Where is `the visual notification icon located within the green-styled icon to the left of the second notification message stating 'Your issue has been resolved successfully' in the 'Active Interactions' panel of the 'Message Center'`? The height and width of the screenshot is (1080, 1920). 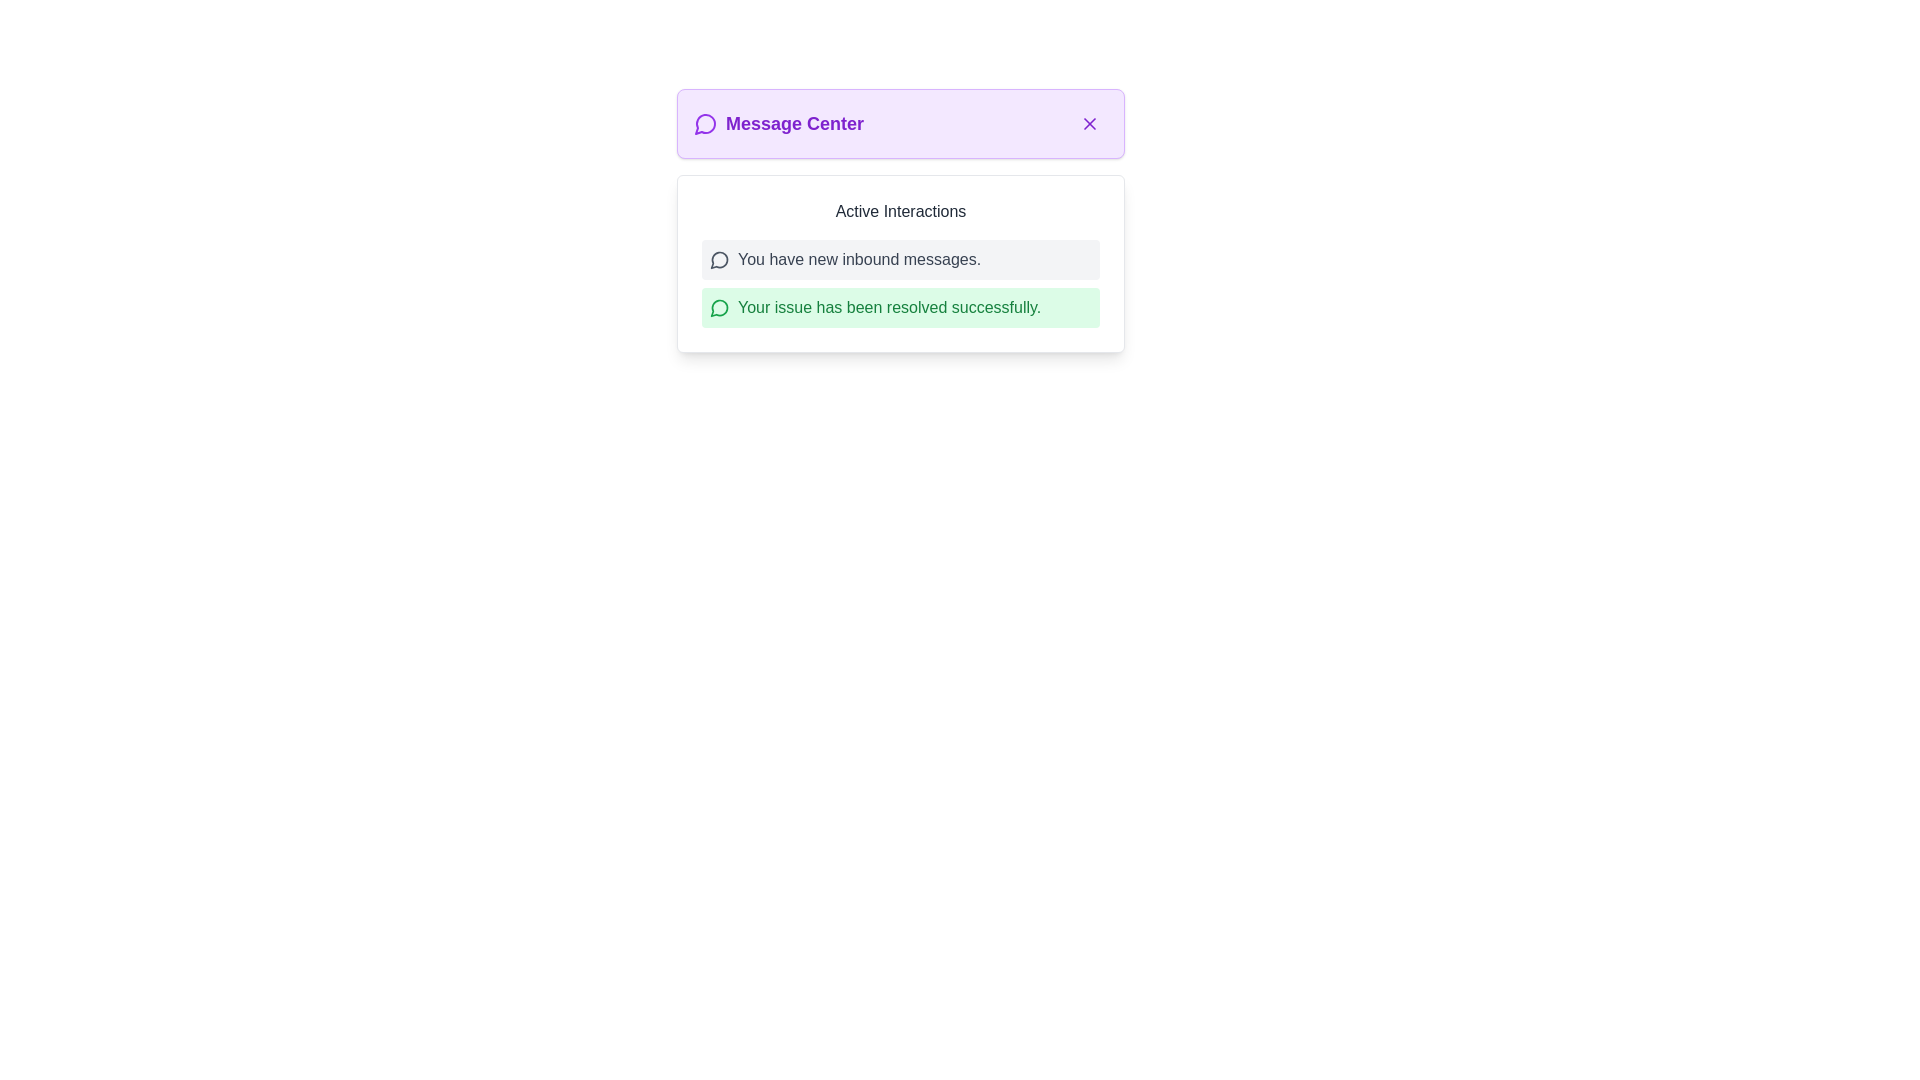 the visual notification icon located within the green-styled icon to the left of the second notification message stating 'Your issue has been resolved successfully' in the 'Active Interactions' panel of the 'Message Center' is located at coordinates (719, 308).